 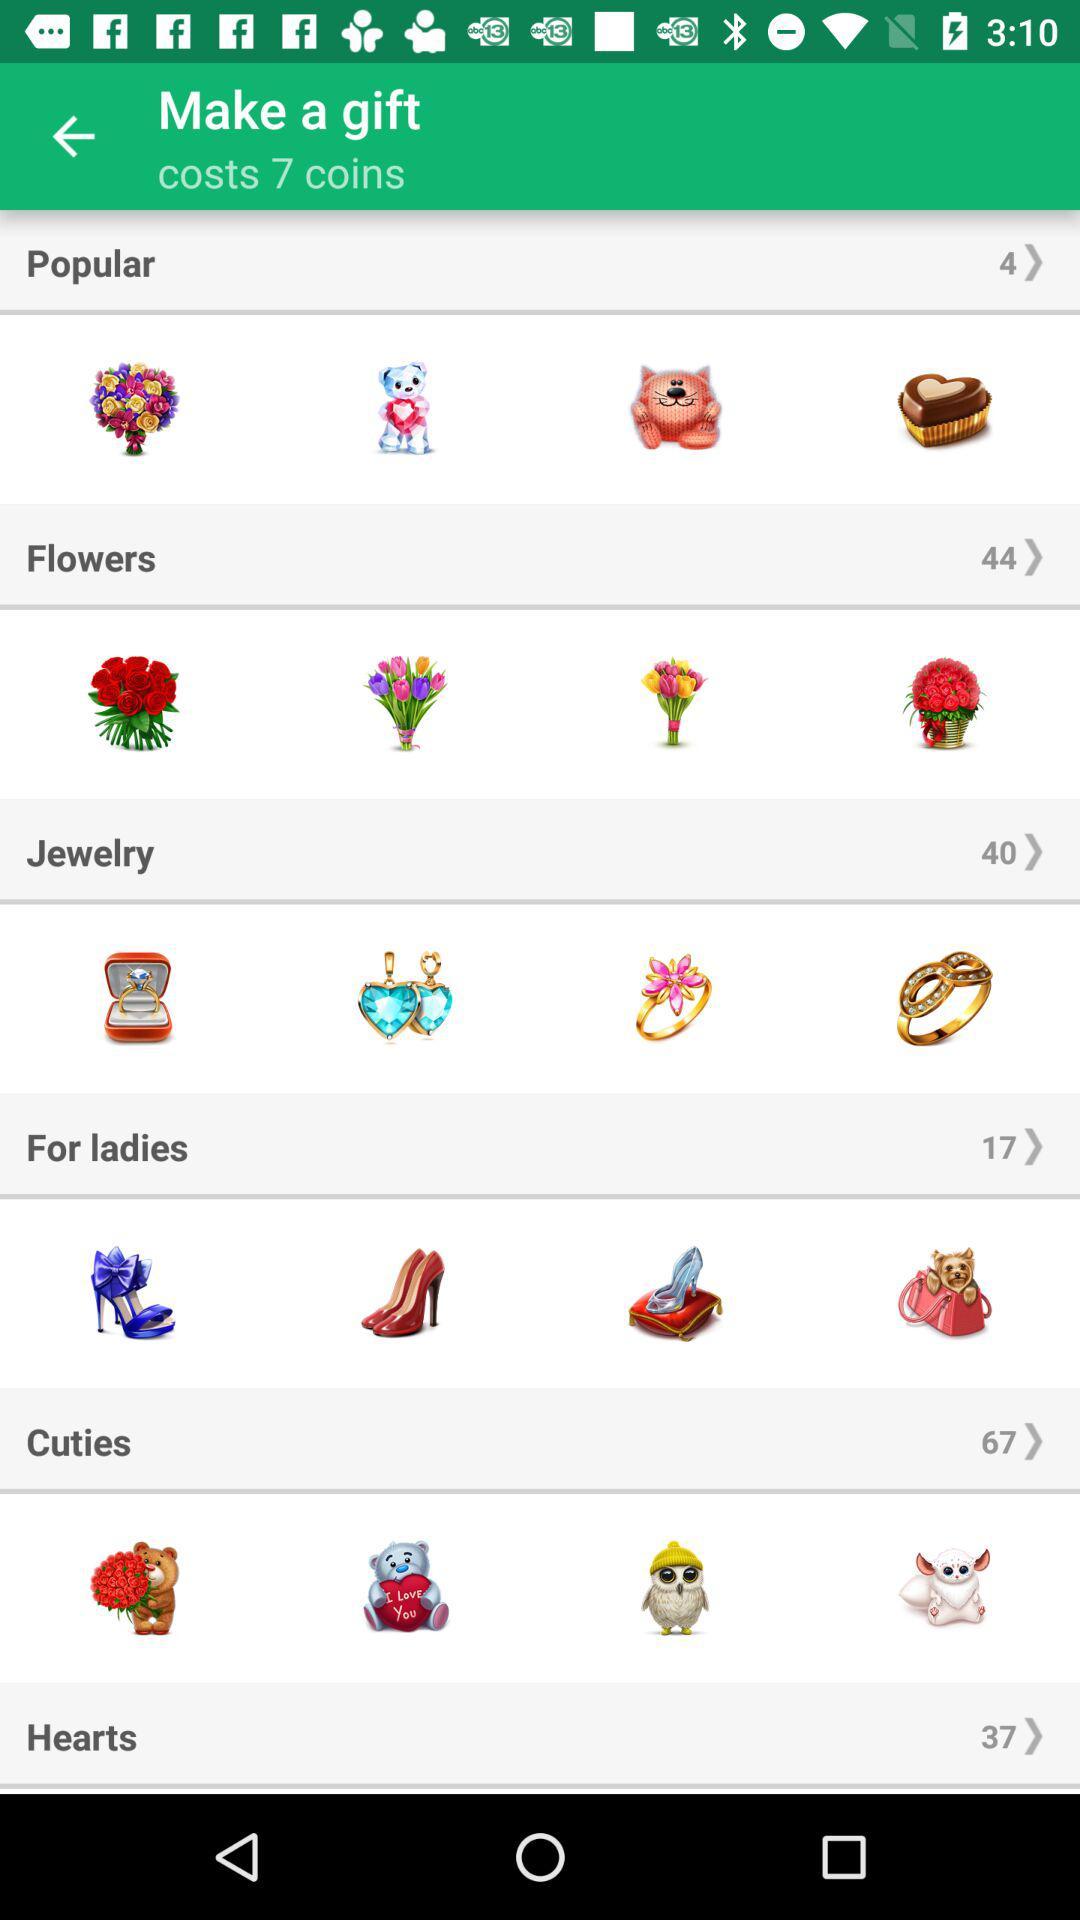 I want to click on icon next to the jewelry icon, so click(x=999, y=851).